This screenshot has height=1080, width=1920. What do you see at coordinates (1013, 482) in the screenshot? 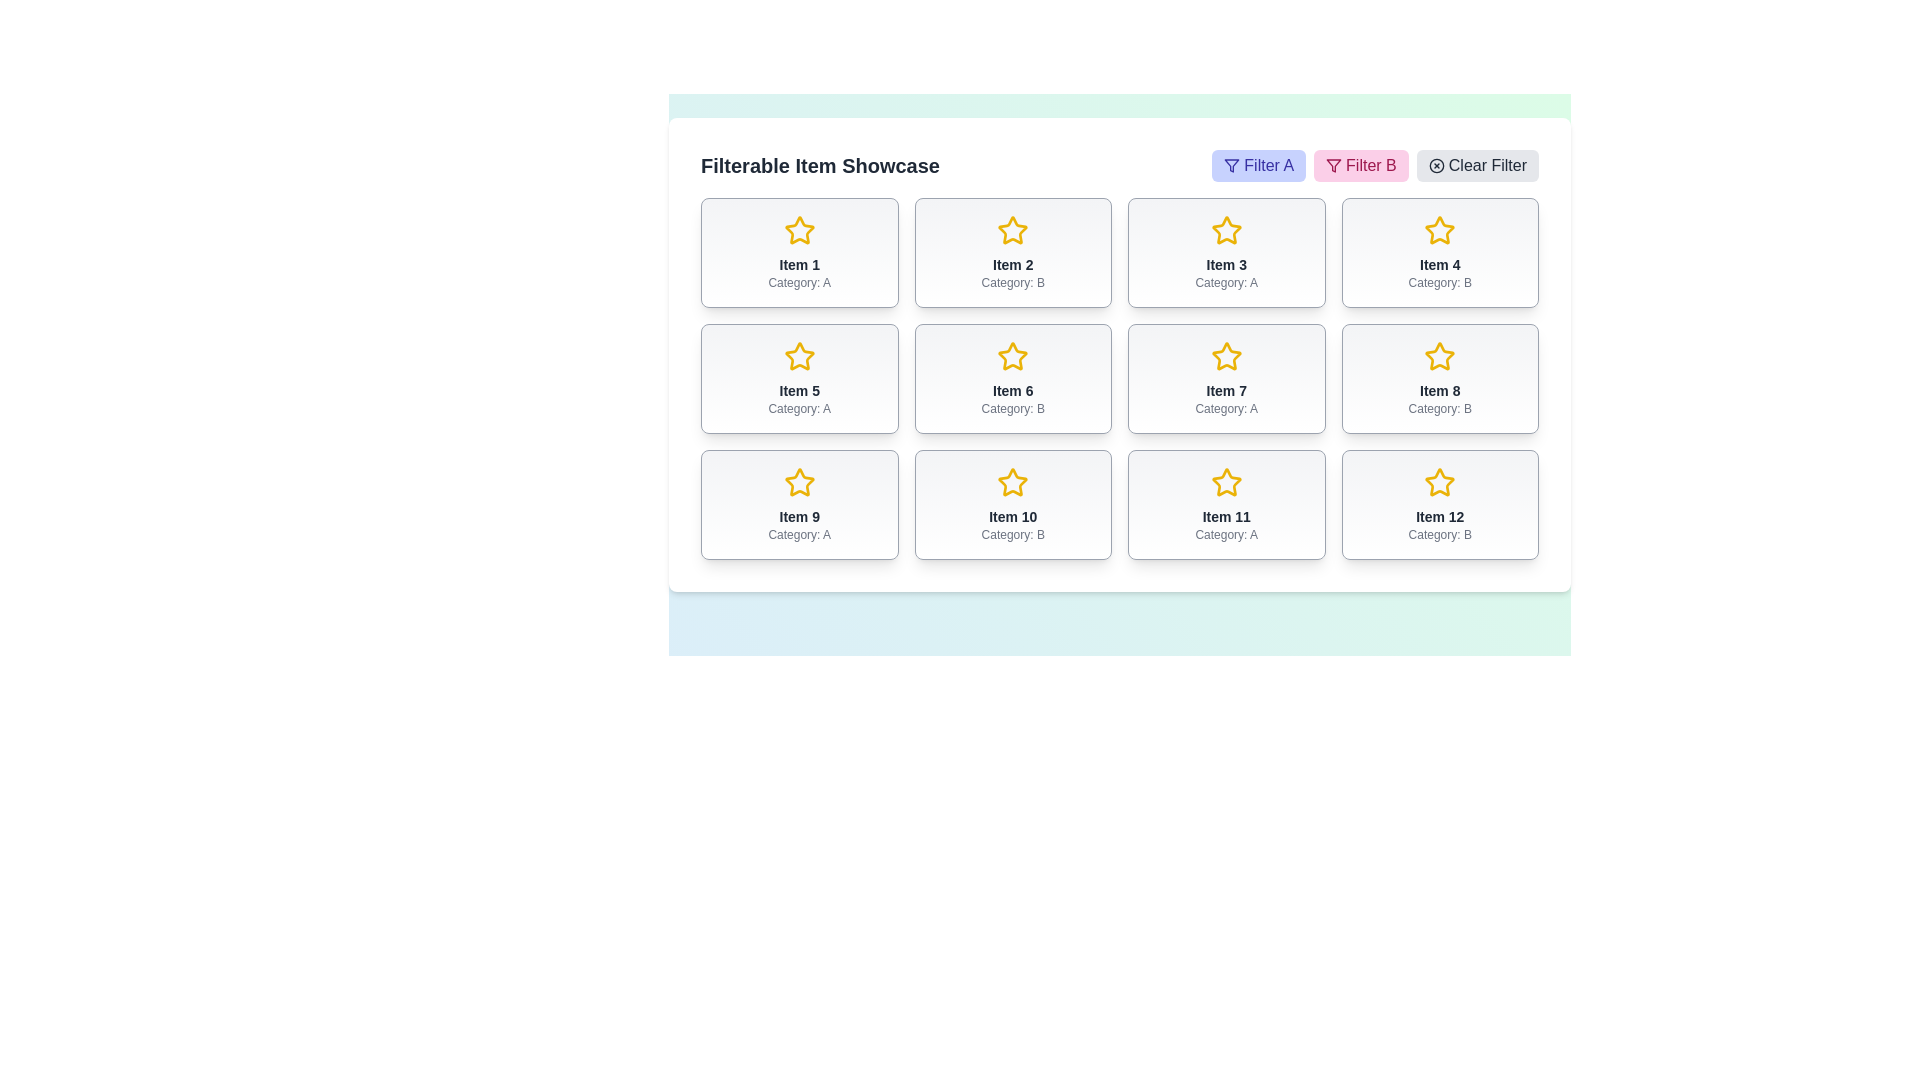
I see `the yellow star icon located` at bounding box center [1013, 482].